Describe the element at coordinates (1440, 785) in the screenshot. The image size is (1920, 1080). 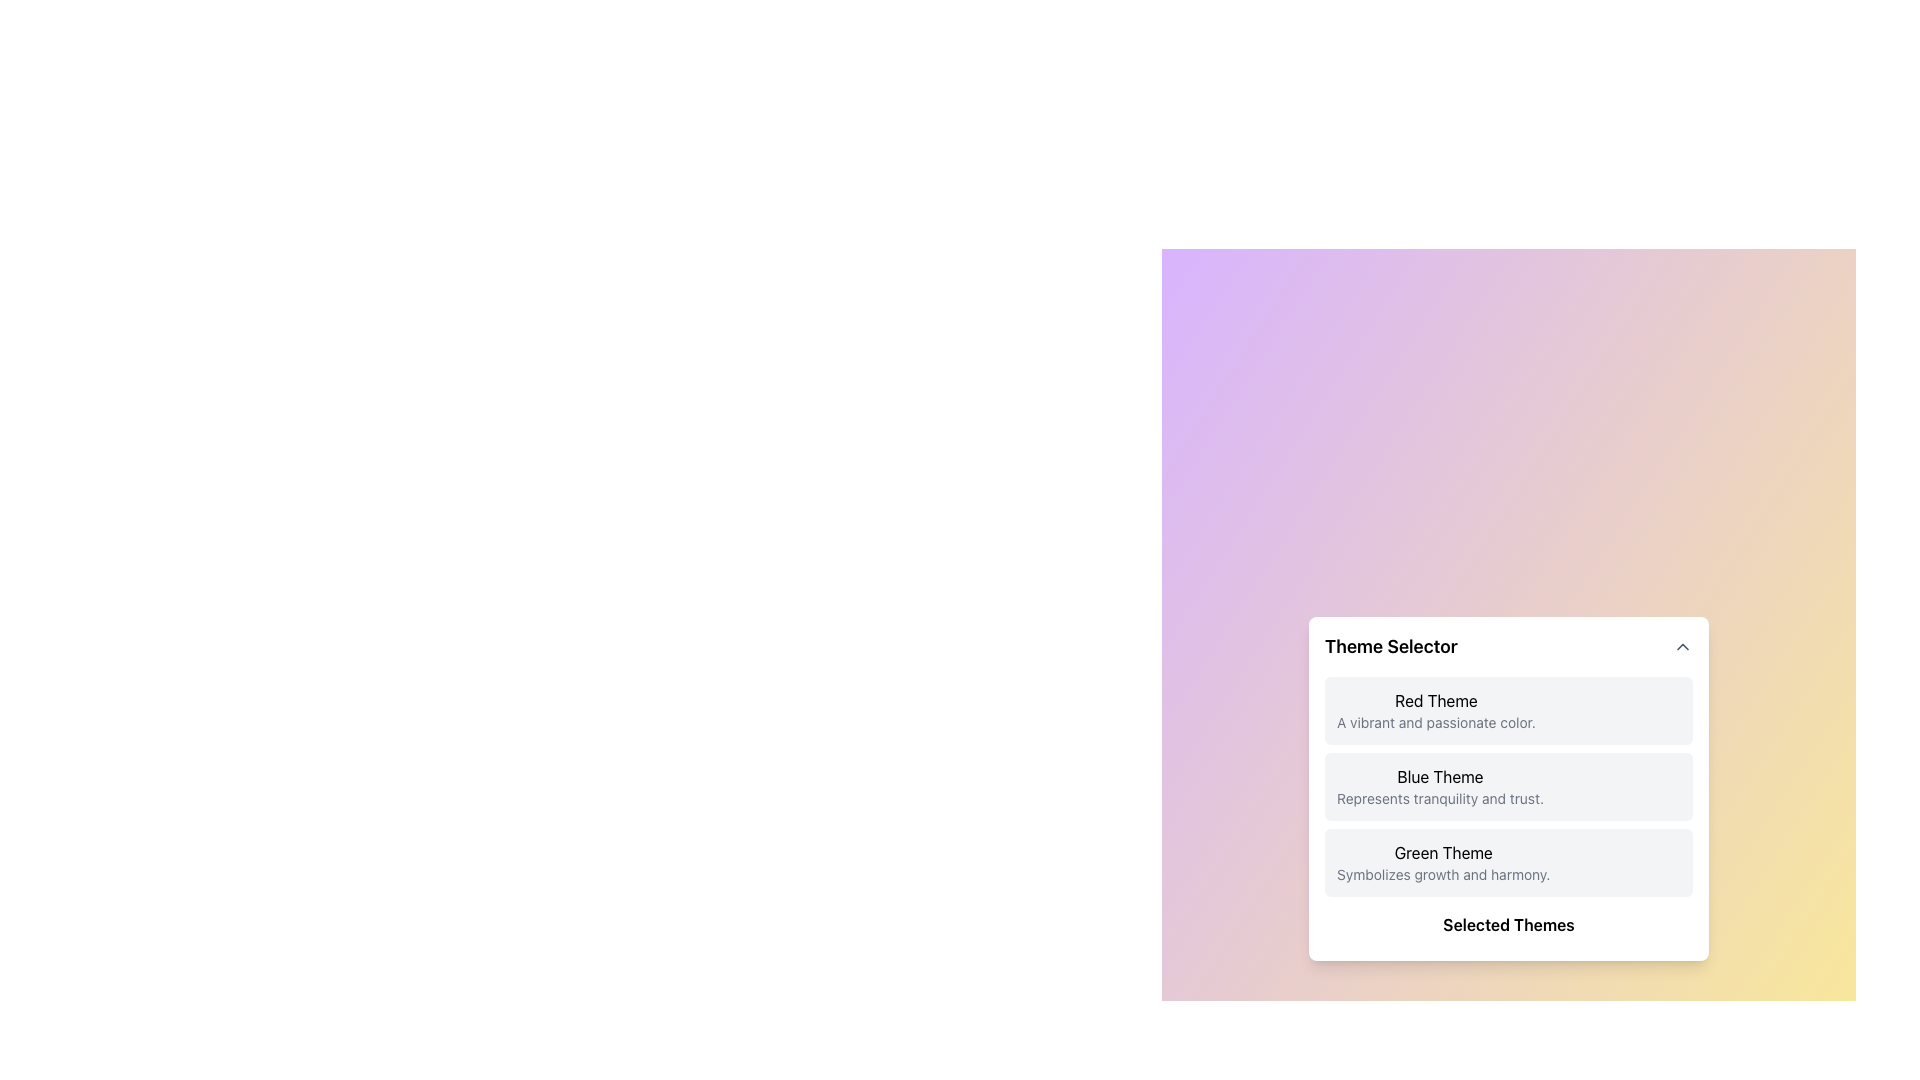
I see `the 'Blue Theme' selection item in the theme options list` at that location.